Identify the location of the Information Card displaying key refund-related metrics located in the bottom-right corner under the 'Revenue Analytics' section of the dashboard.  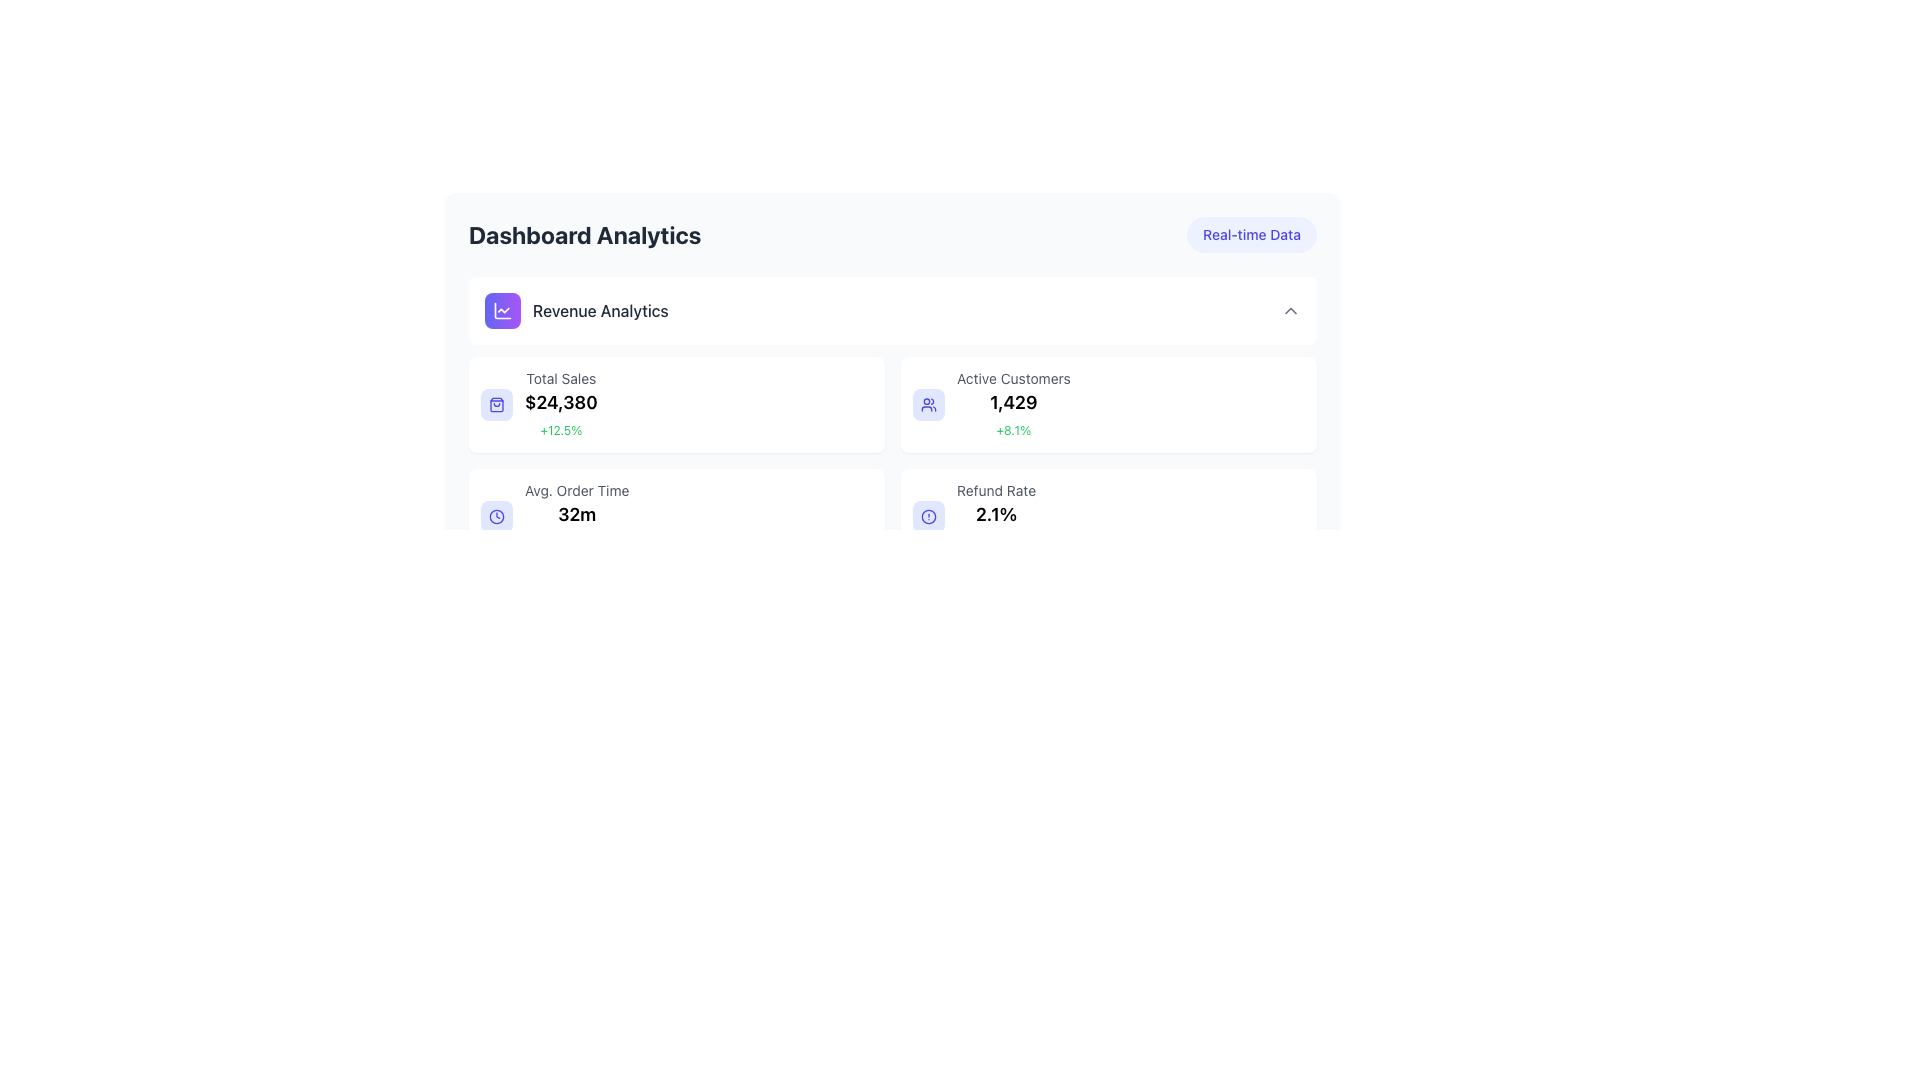
(1107, 515).